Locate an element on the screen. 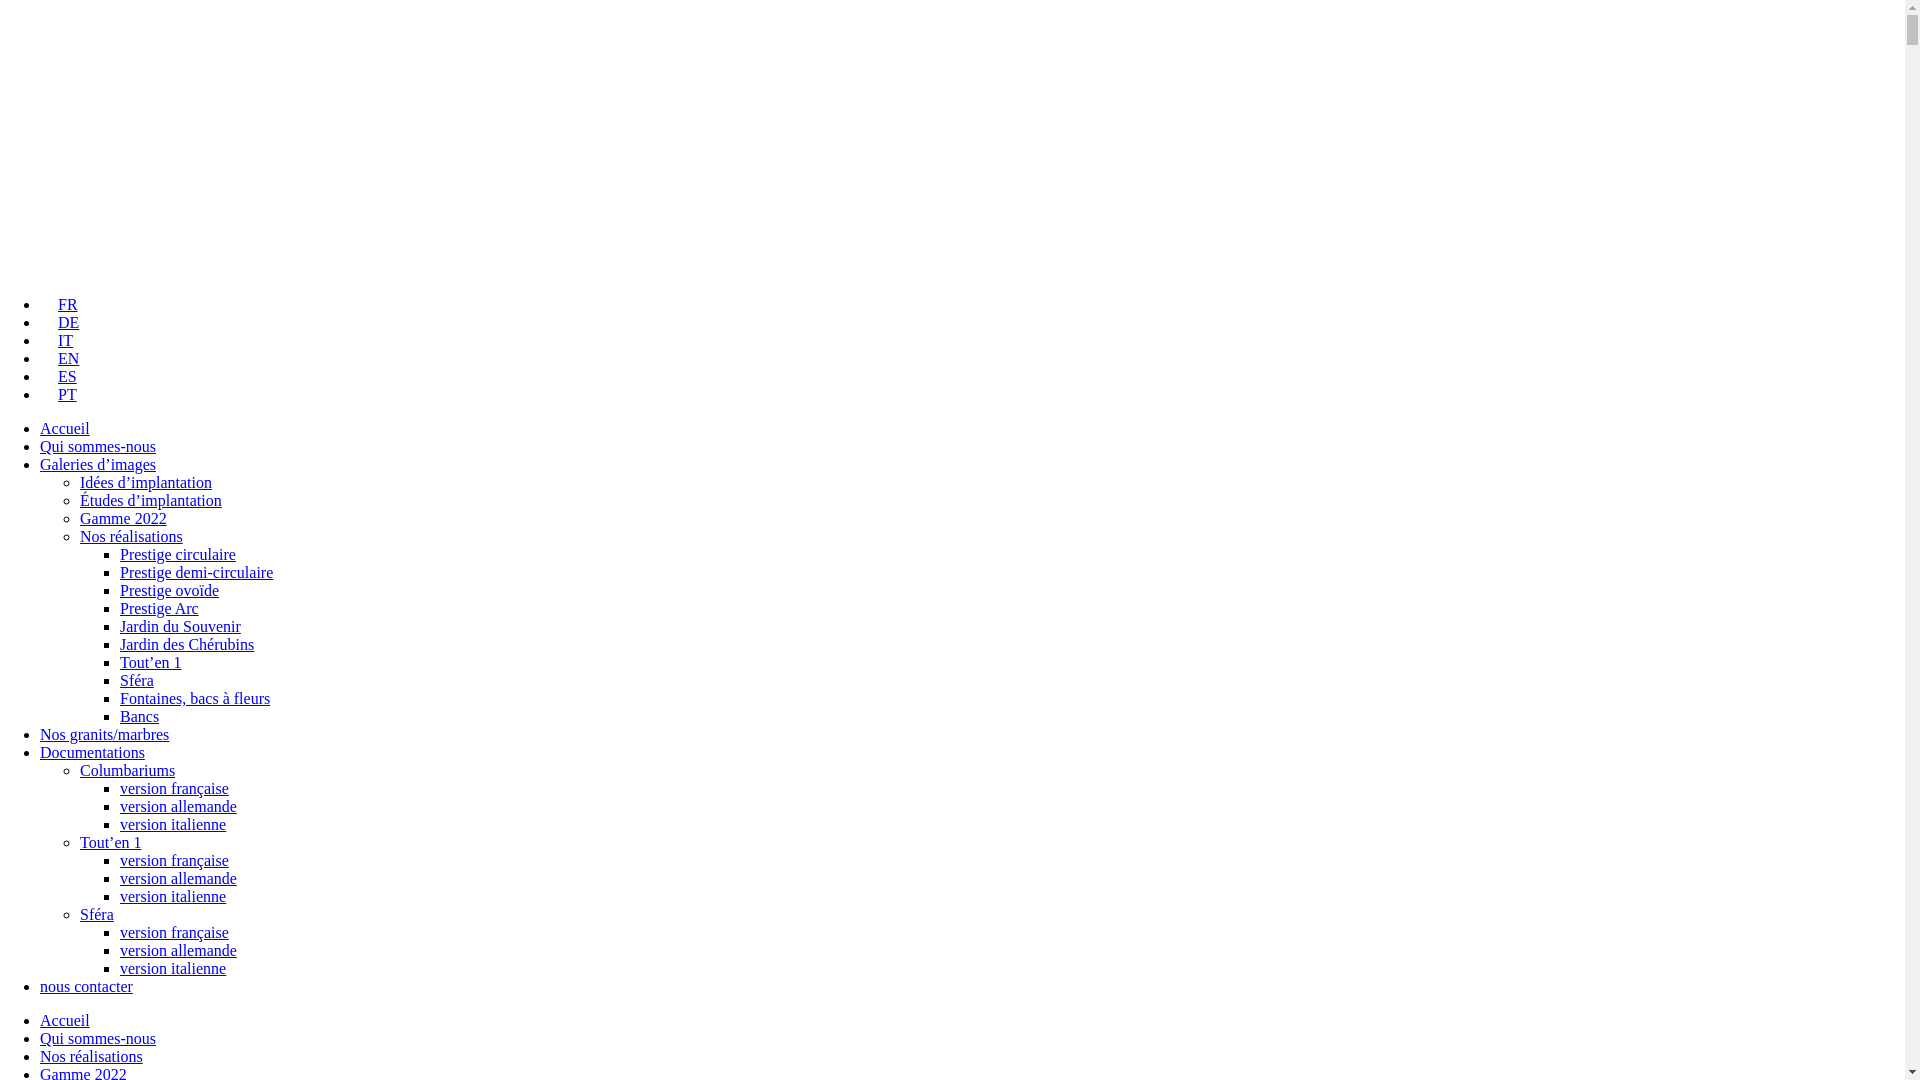  'EN' is located at coordinates (59, 357).